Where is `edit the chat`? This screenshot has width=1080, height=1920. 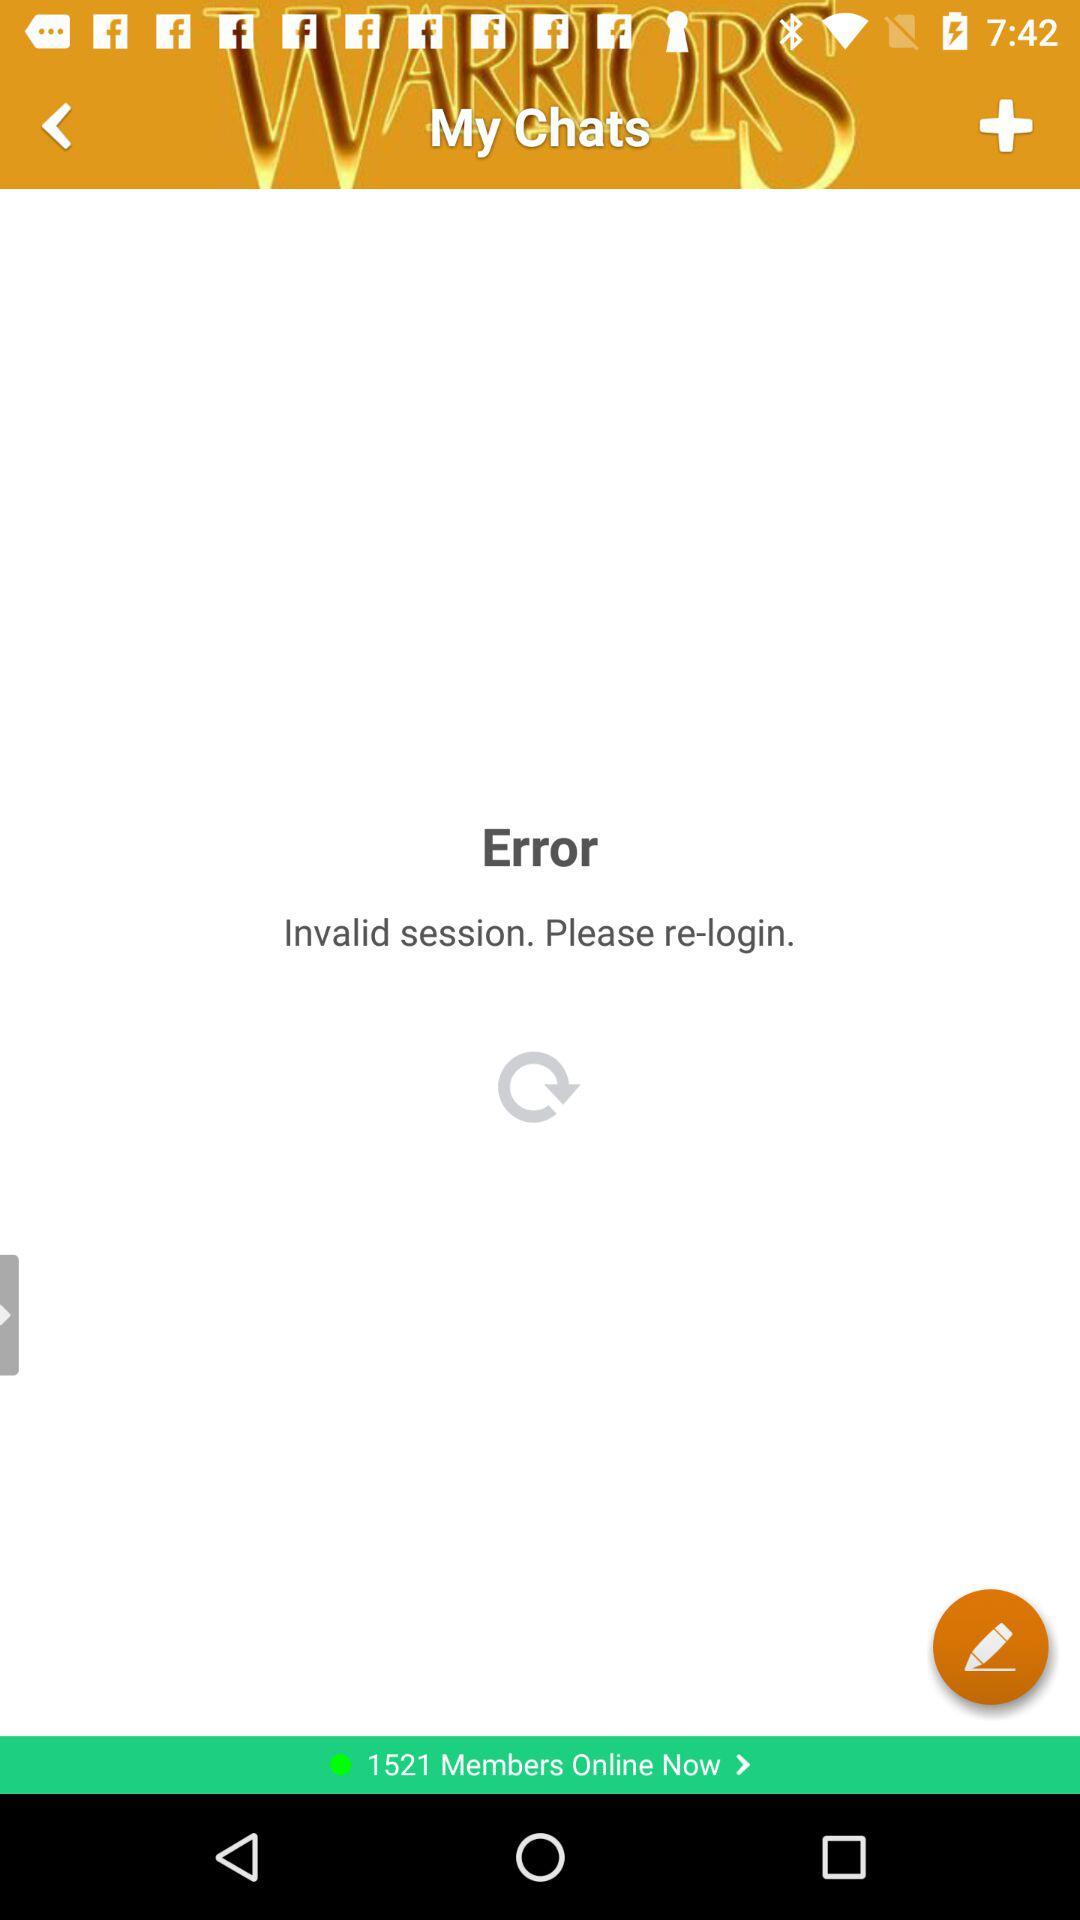
edit the chat is located at coordinates (990, 1646).